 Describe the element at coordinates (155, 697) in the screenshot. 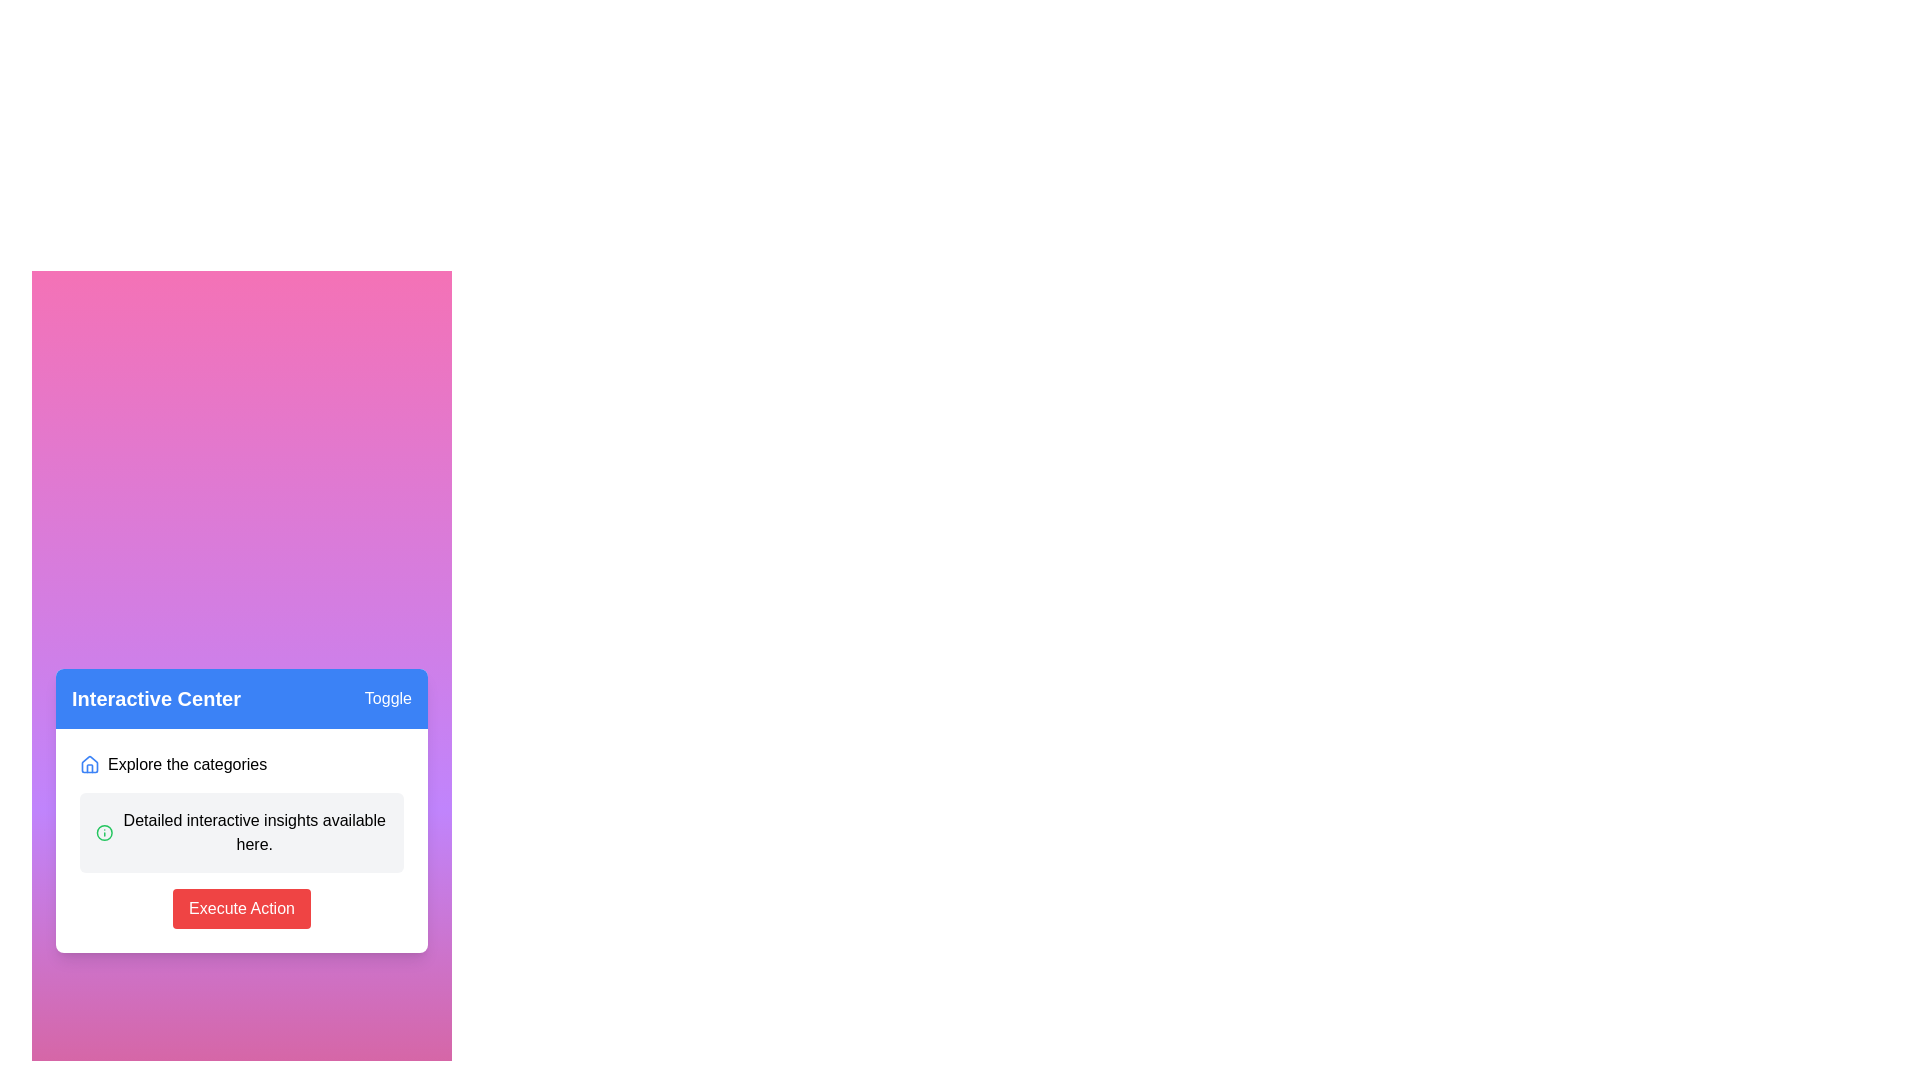

I see `the 'Interactive Center' text label displayed in bold within the blue header bar at the top of the card-like interface` at that location.